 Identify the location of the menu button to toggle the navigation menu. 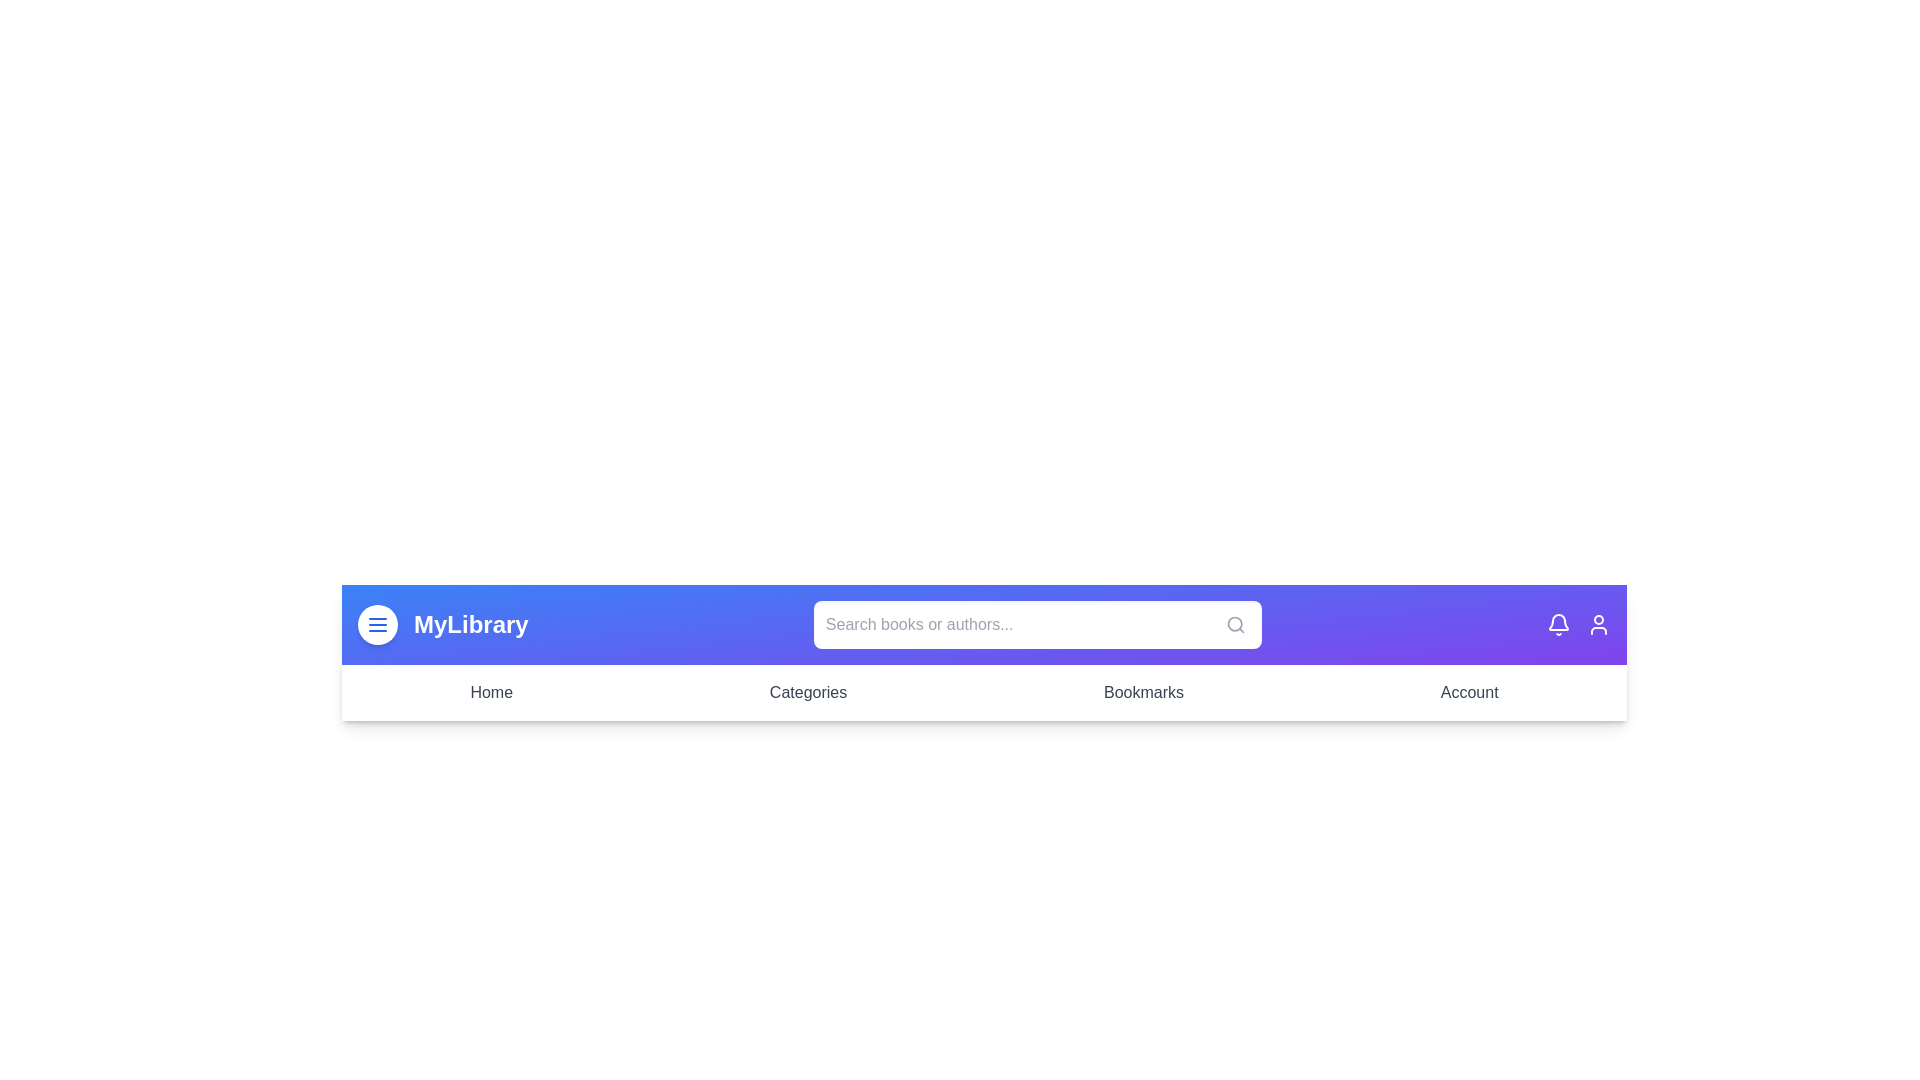
(378, 623).